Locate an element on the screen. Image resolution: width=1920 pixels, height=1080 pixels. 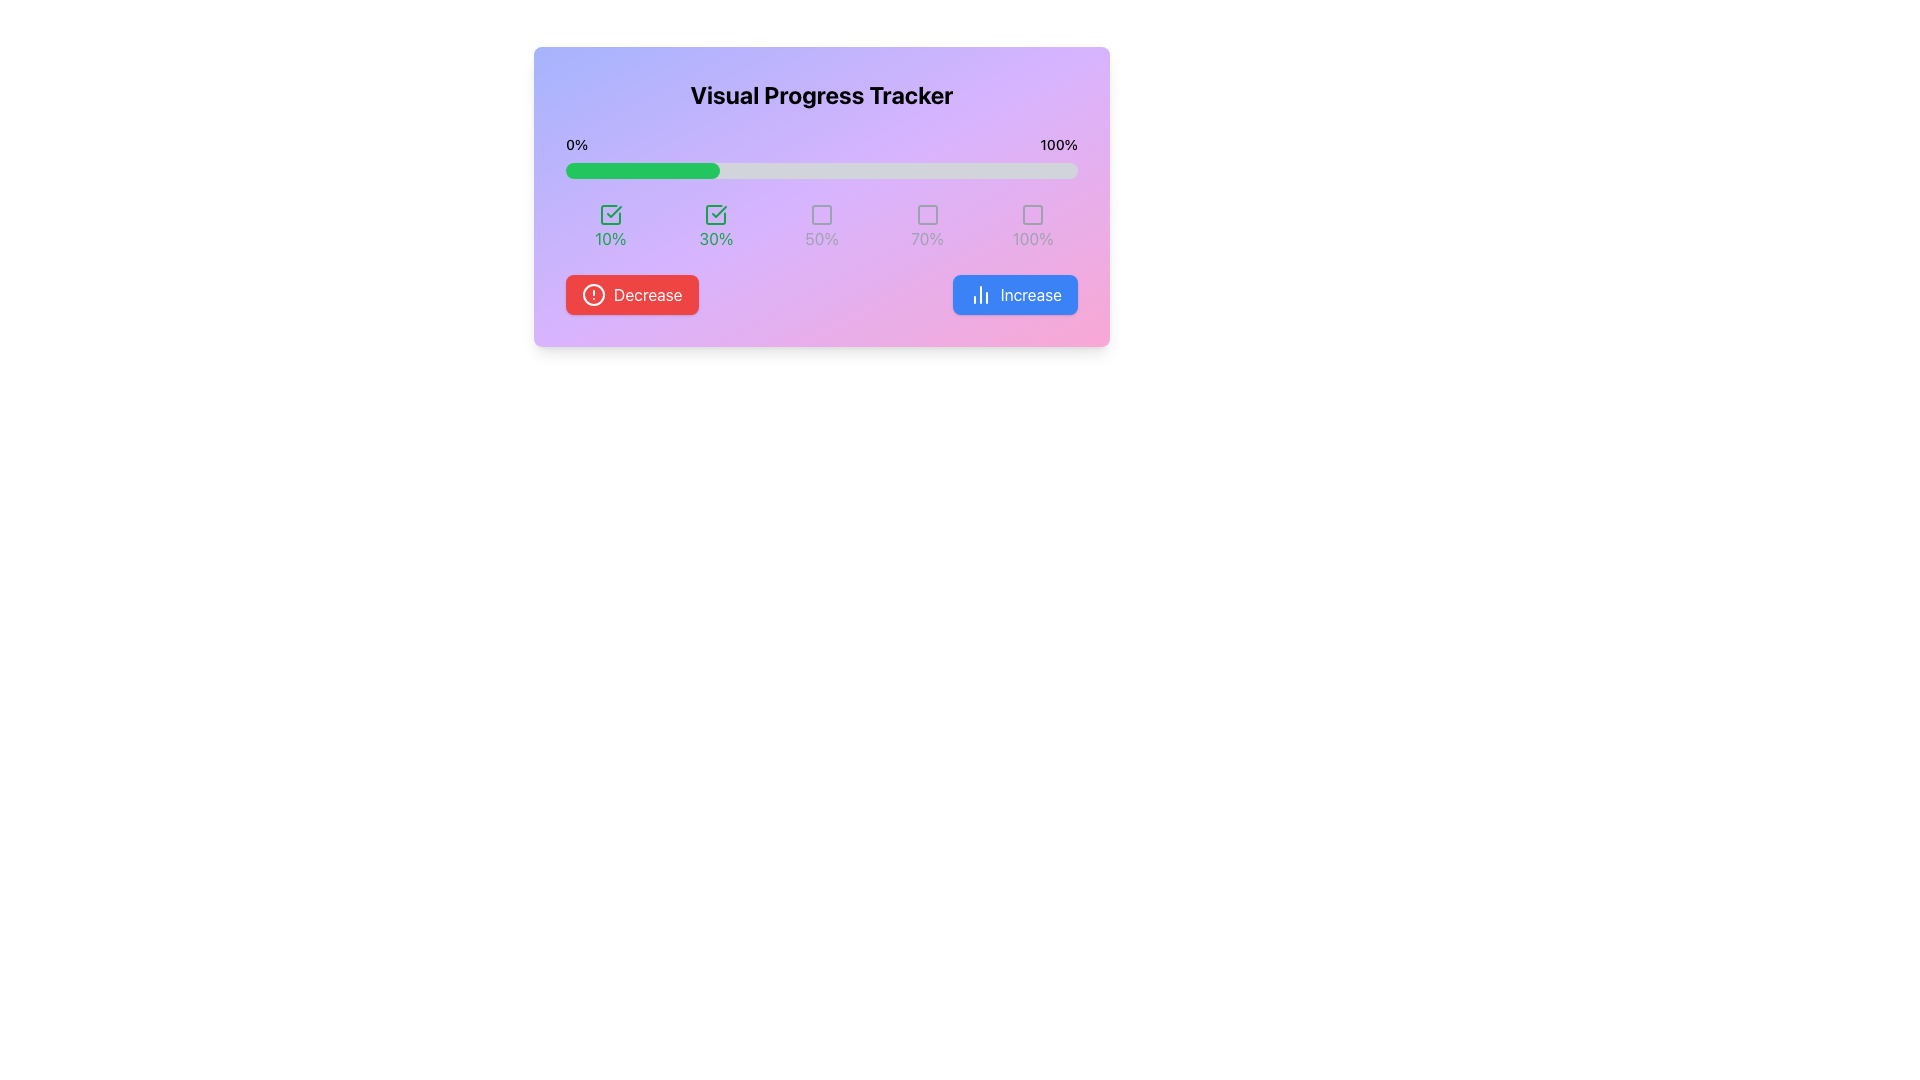
the progress level is located at coordinates (759, 169).